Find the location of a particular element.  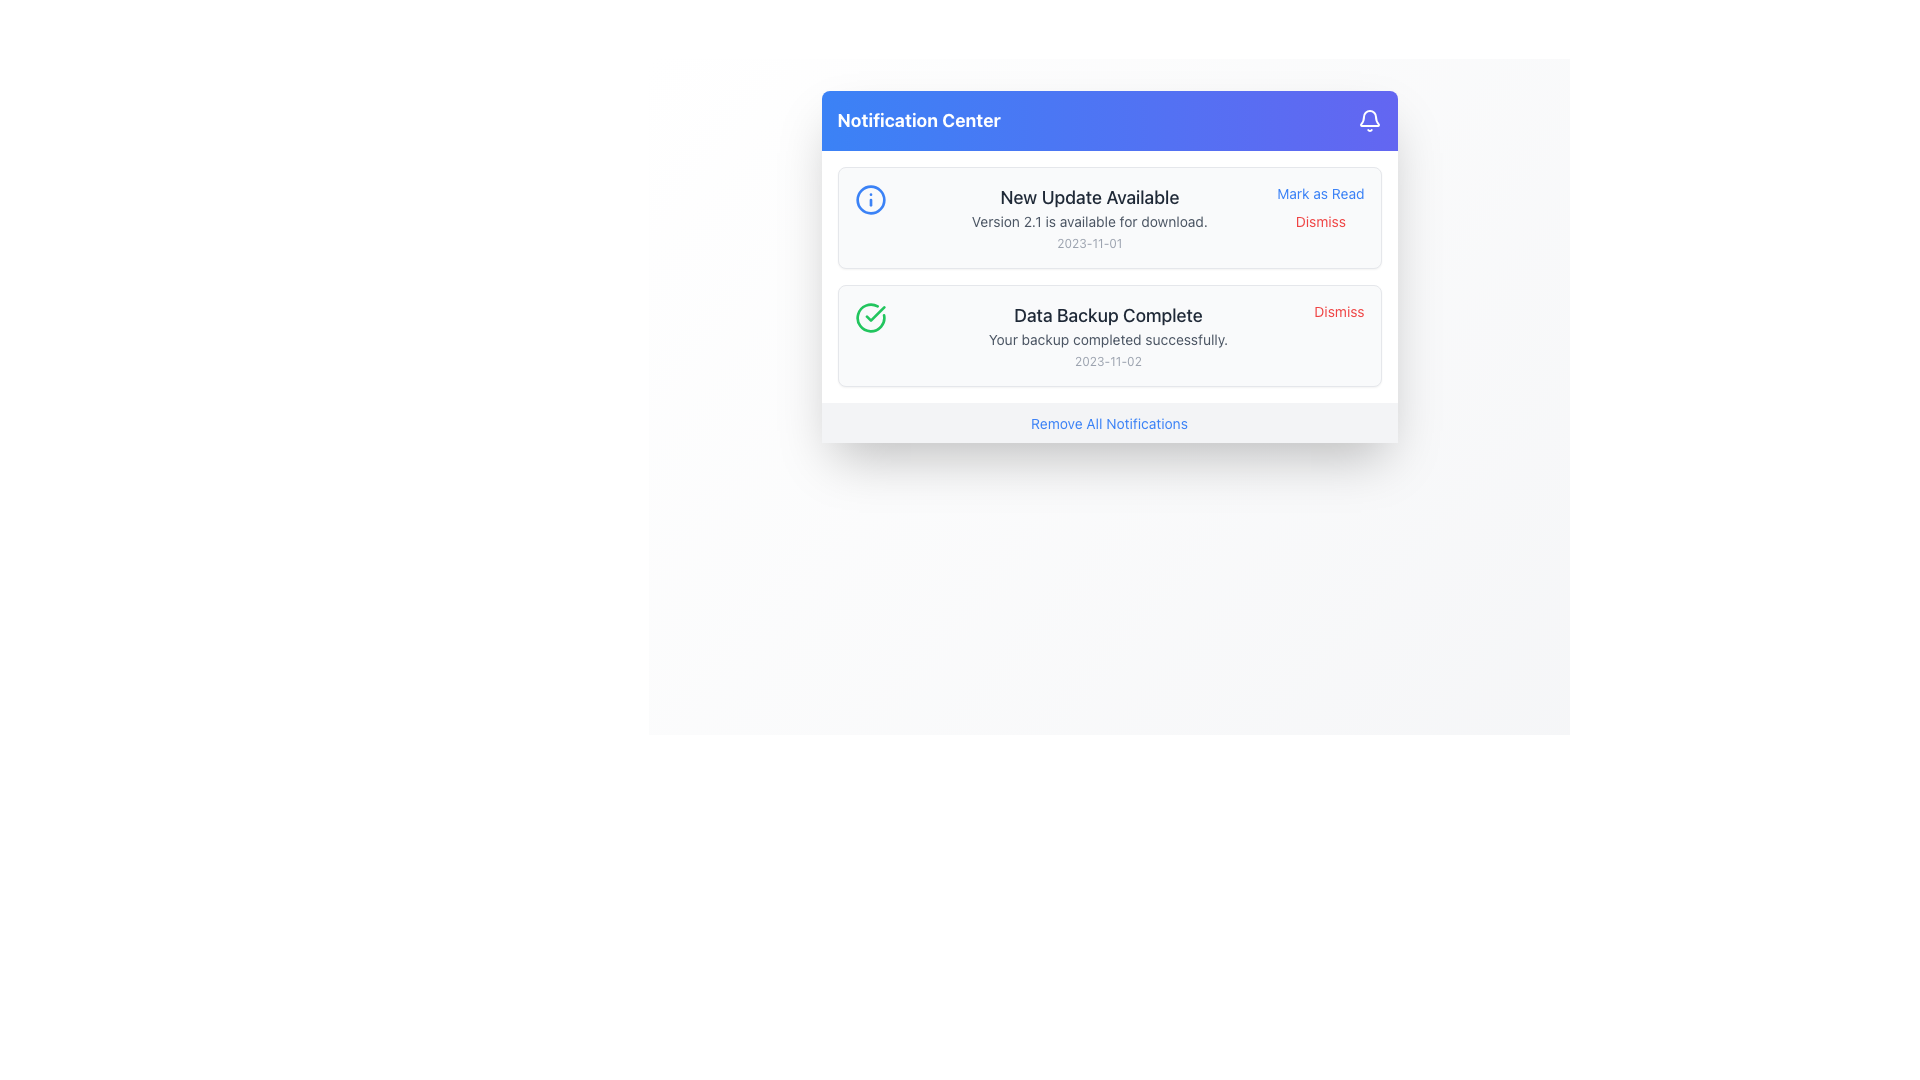

the static text label displaying 'Version 2.1 is available for download', which is part of the notification titled 'New Update Available' is located at coordinates (1088, 222).